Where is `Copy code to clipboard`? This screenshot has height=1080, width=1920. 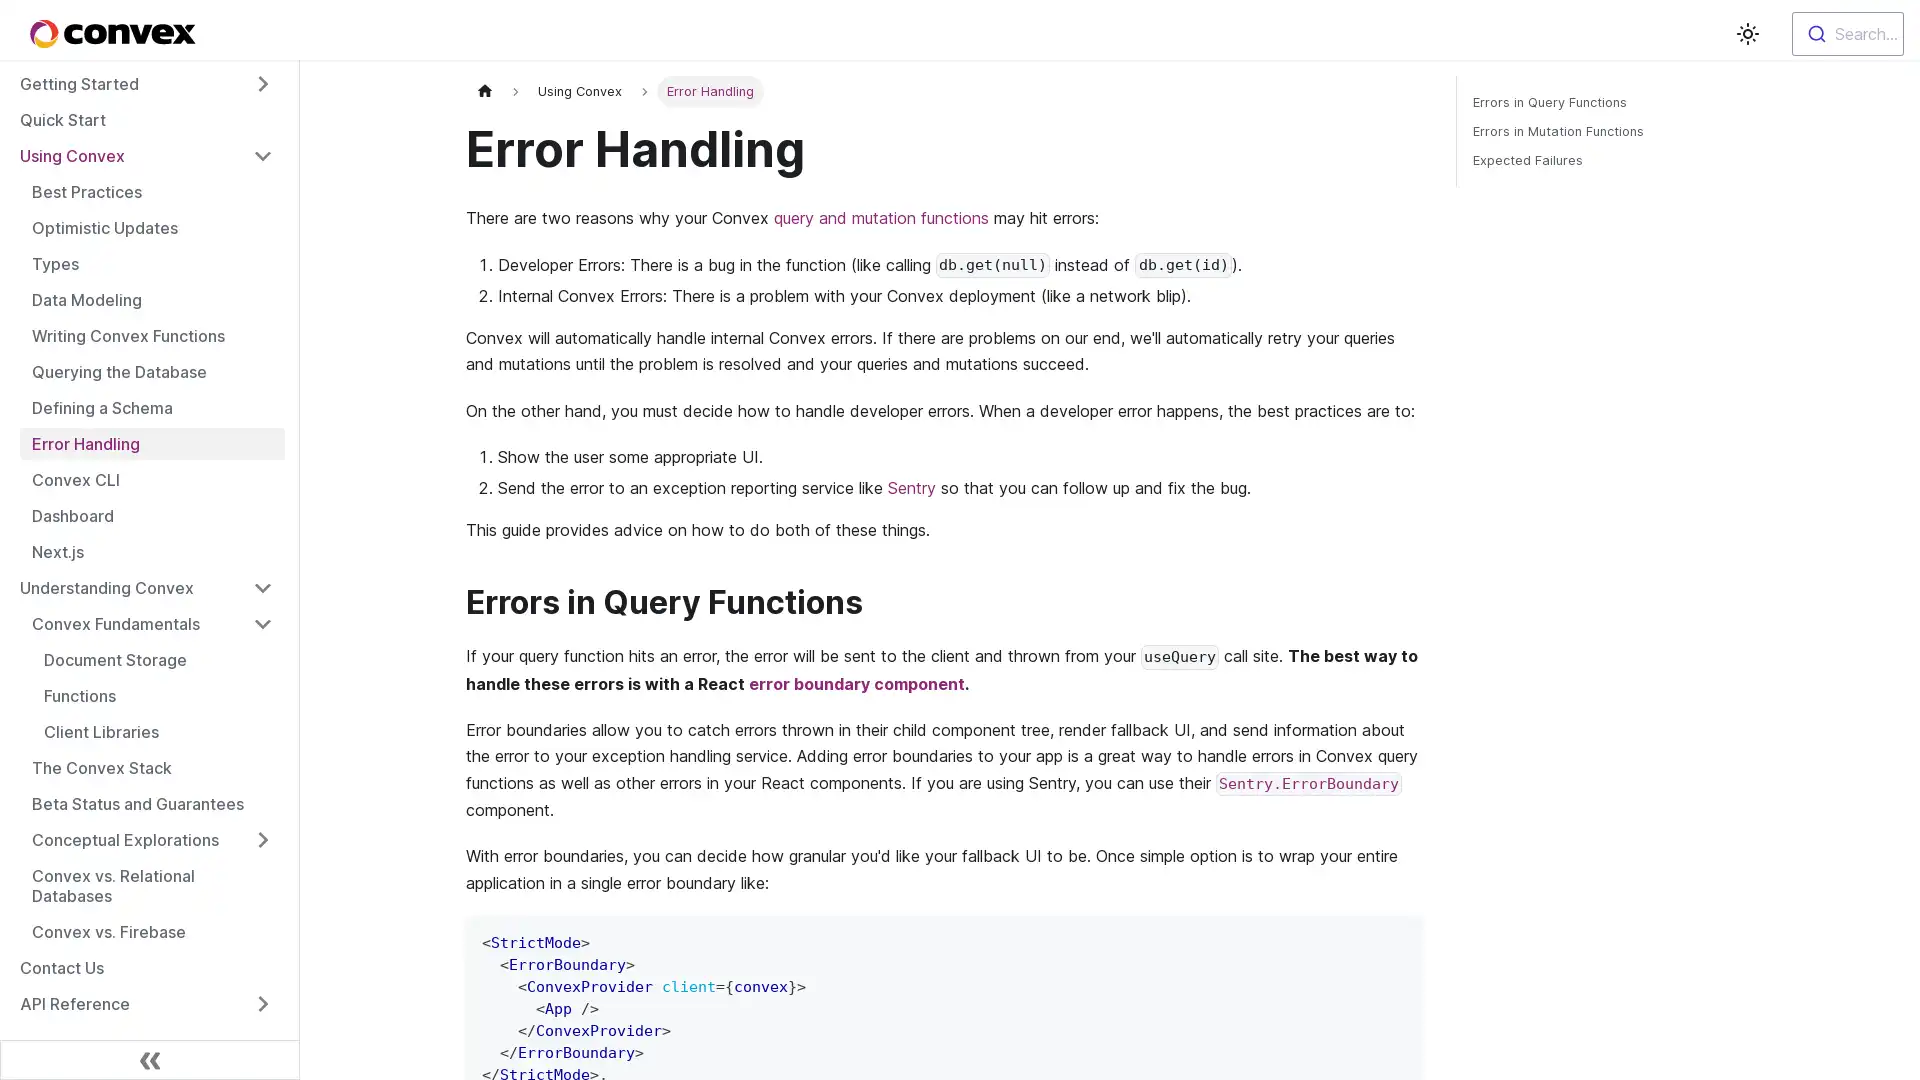
Copy code to clipboard is located at coordinates (1398, 940).